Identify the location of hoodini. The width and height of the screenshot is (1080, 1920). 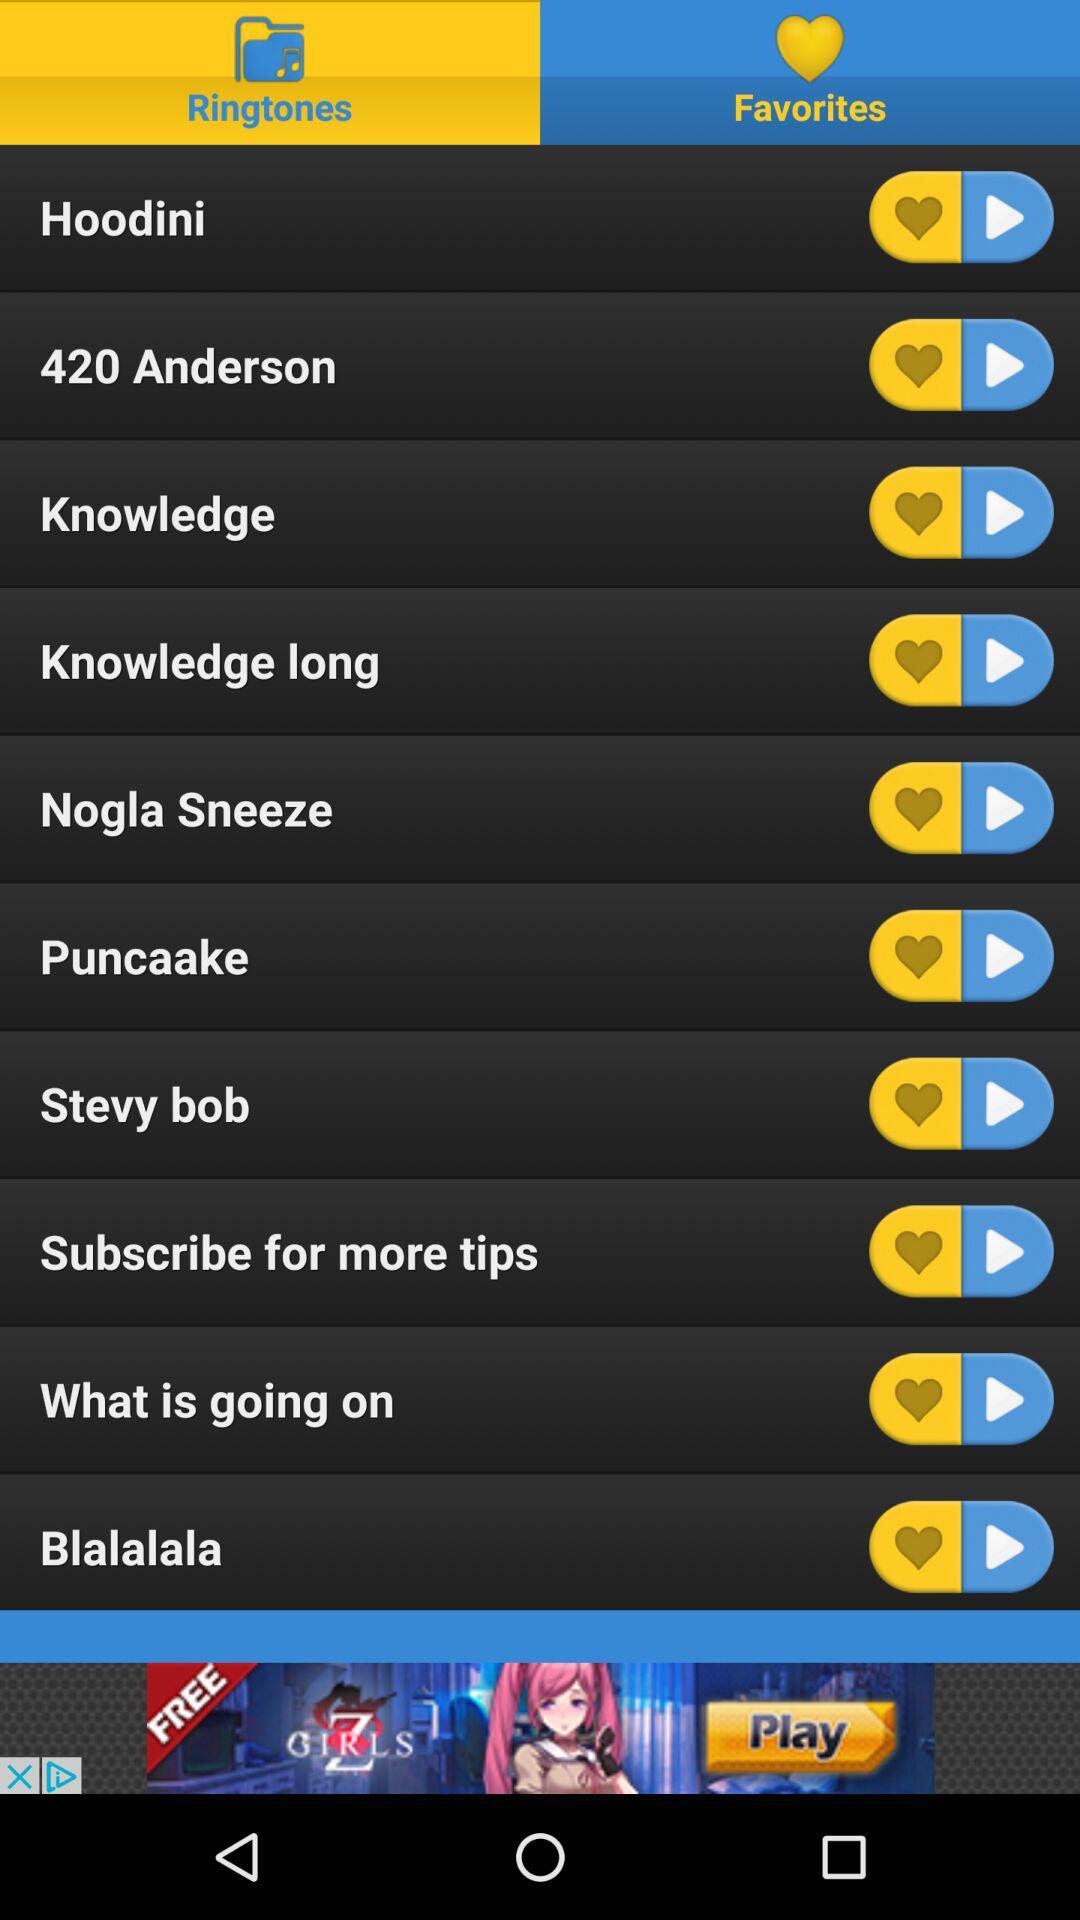
(1007, 217).